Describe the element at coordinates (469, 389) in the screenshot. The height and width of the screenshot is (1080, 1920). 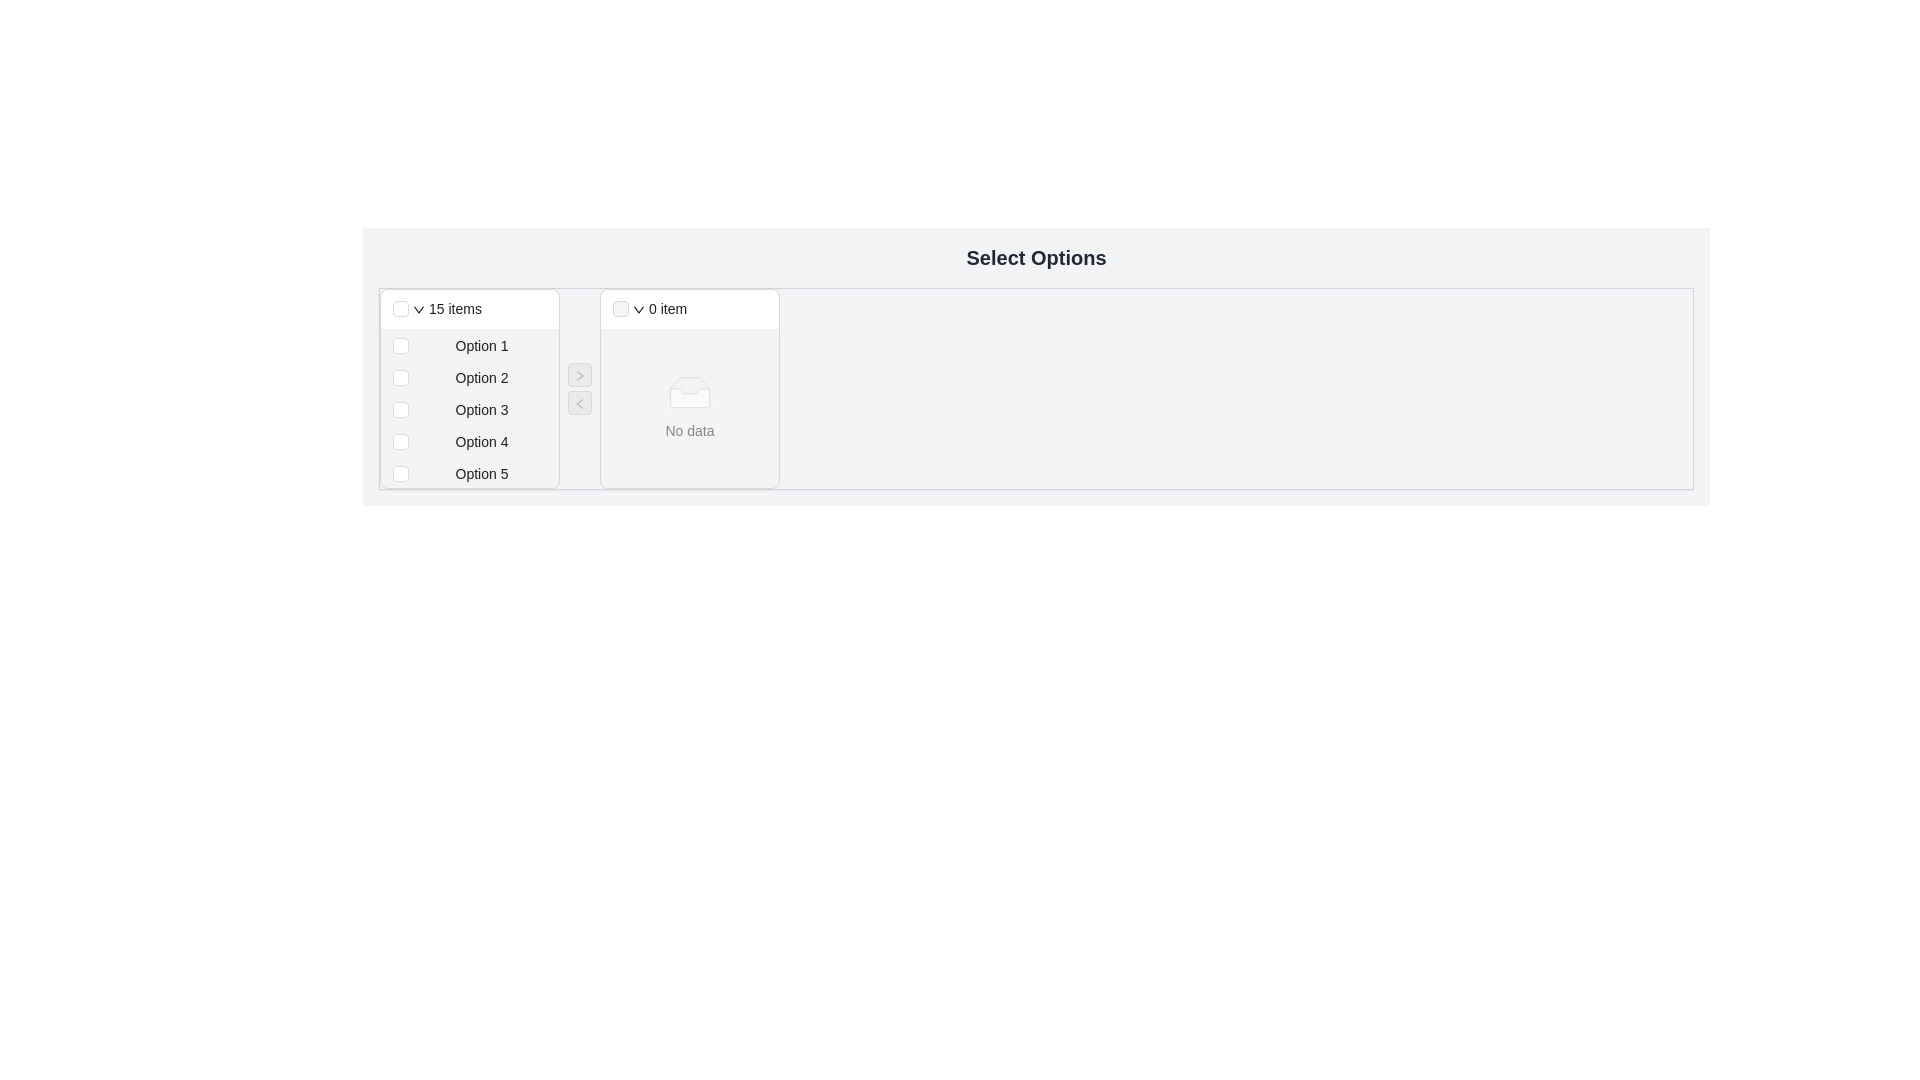
I see `the checkbox of the second item in the selection list located on the left panel beneath the header '15 items'` at that location.